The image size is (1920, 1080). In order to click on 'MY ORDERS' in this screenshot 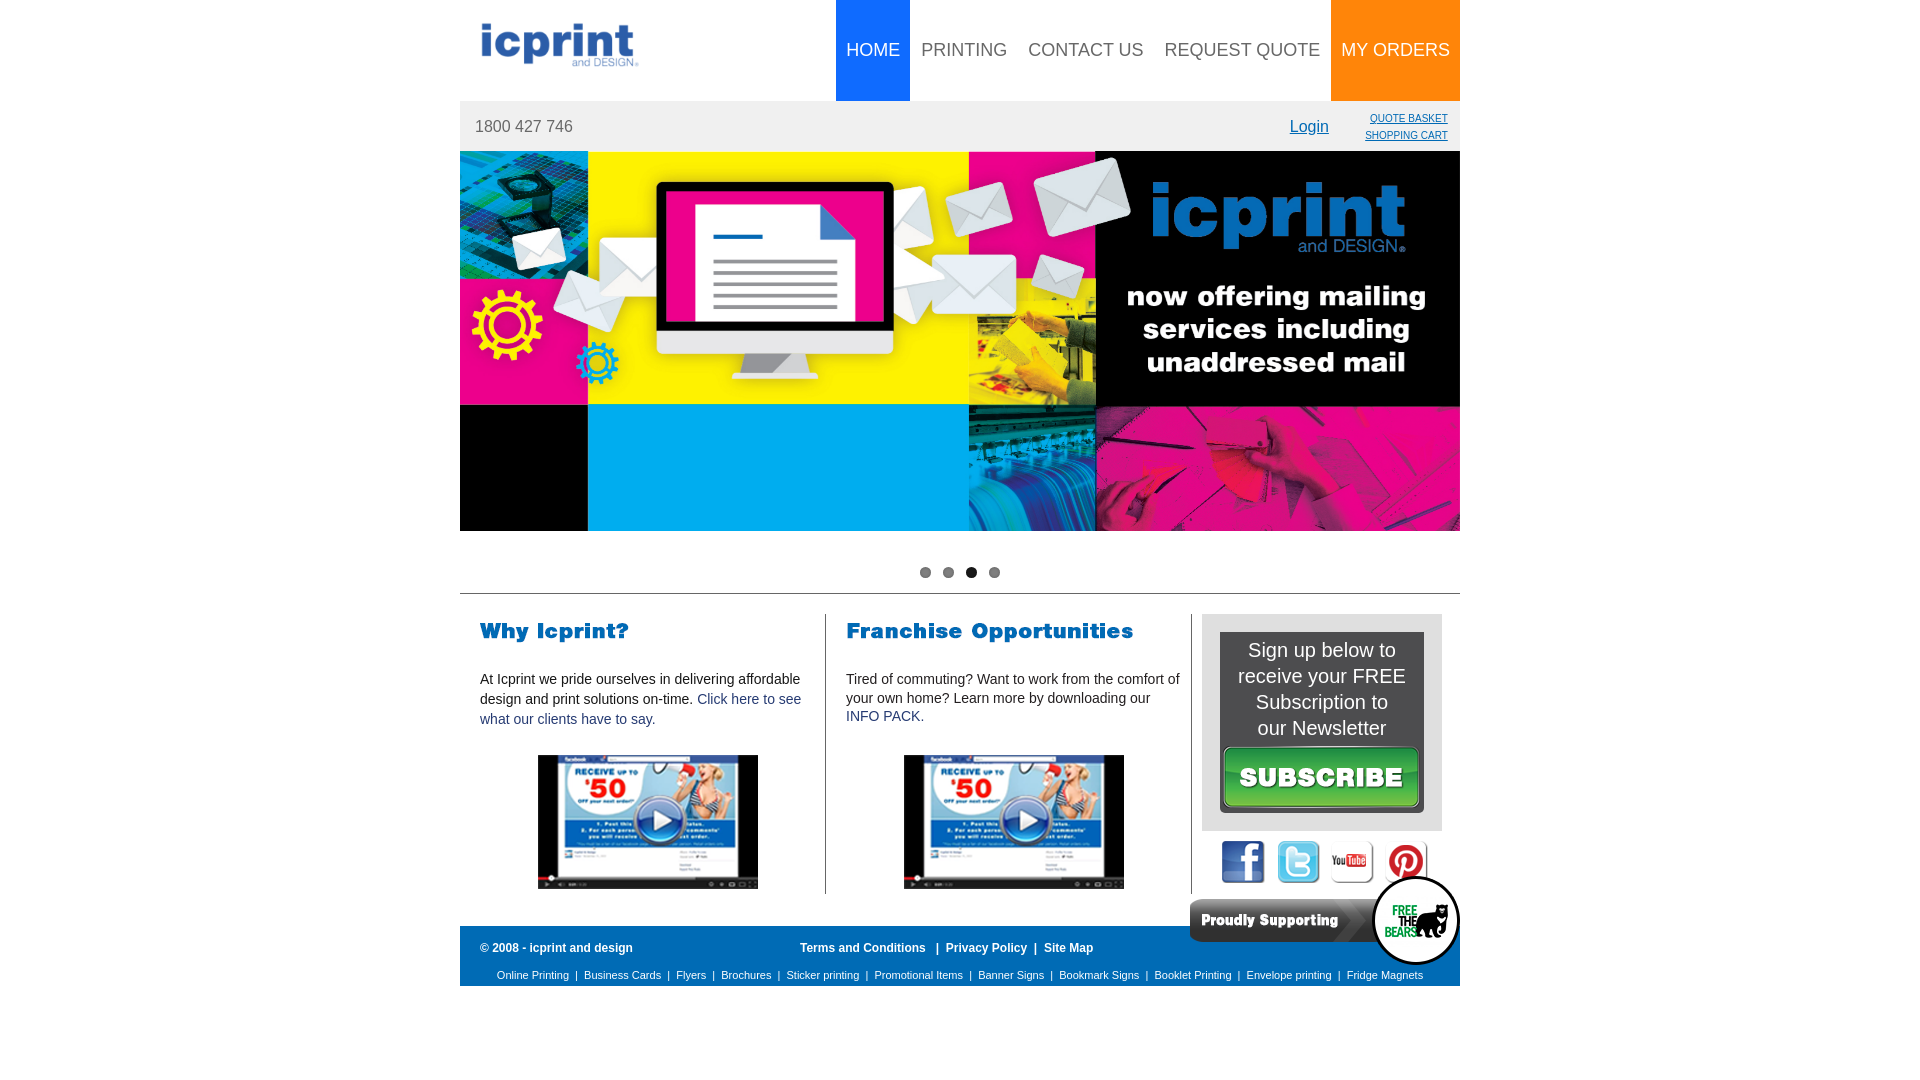, I will do `click(1394, 49)`.